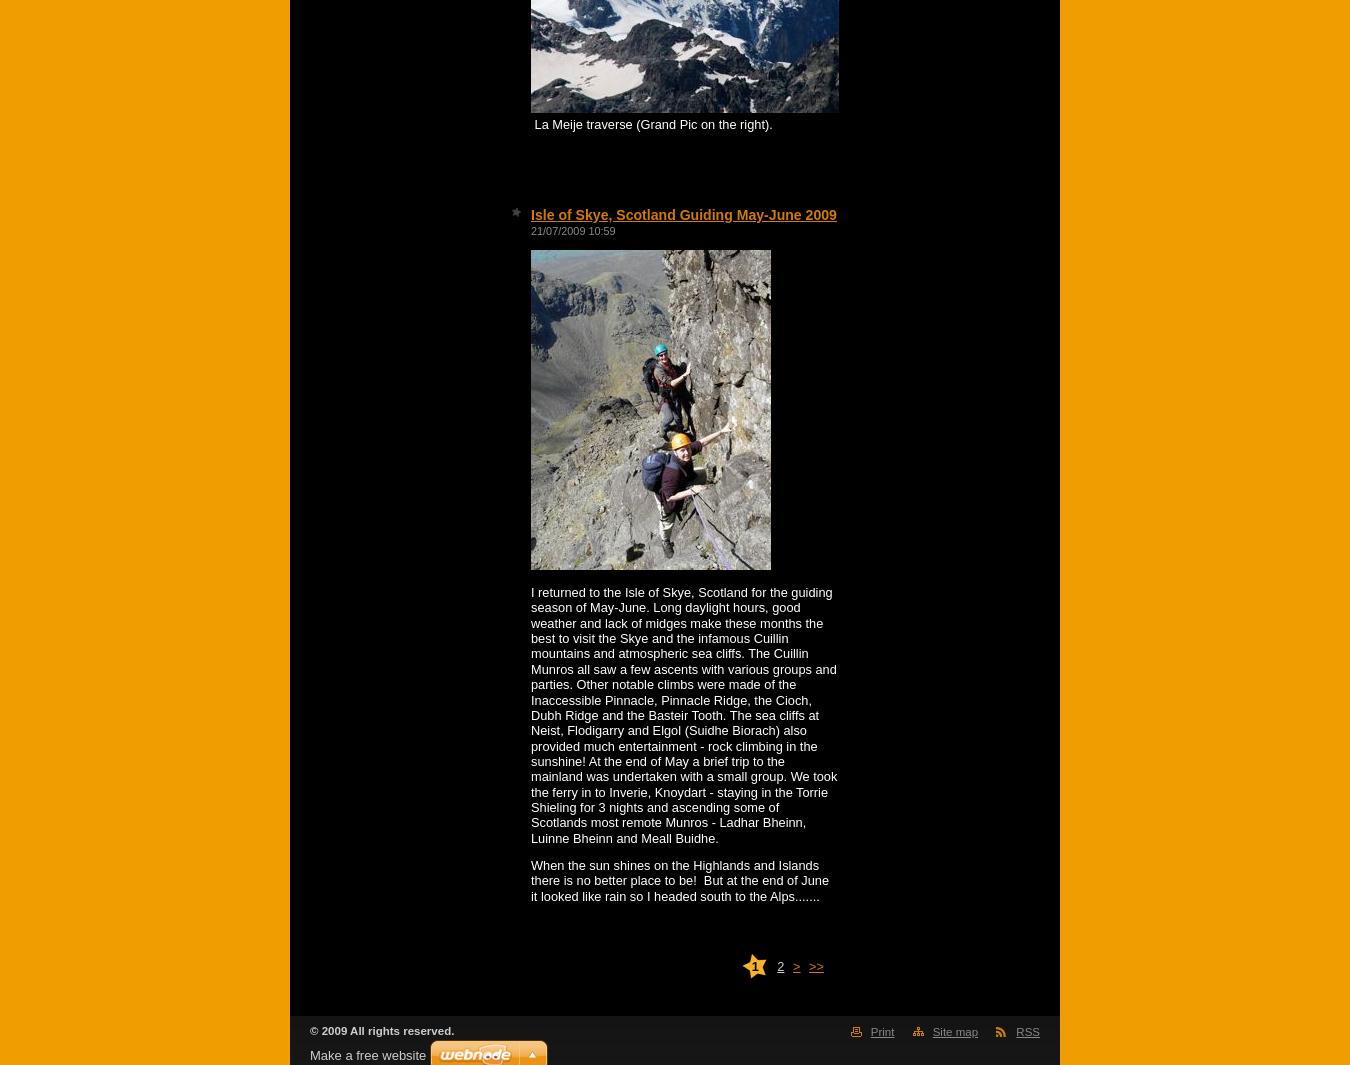 Image resolution: width=1350 pixels, height=1065 pixels. Describe the element at coordinates (753, 965) in the screenshot. I see `'1'` at that location.